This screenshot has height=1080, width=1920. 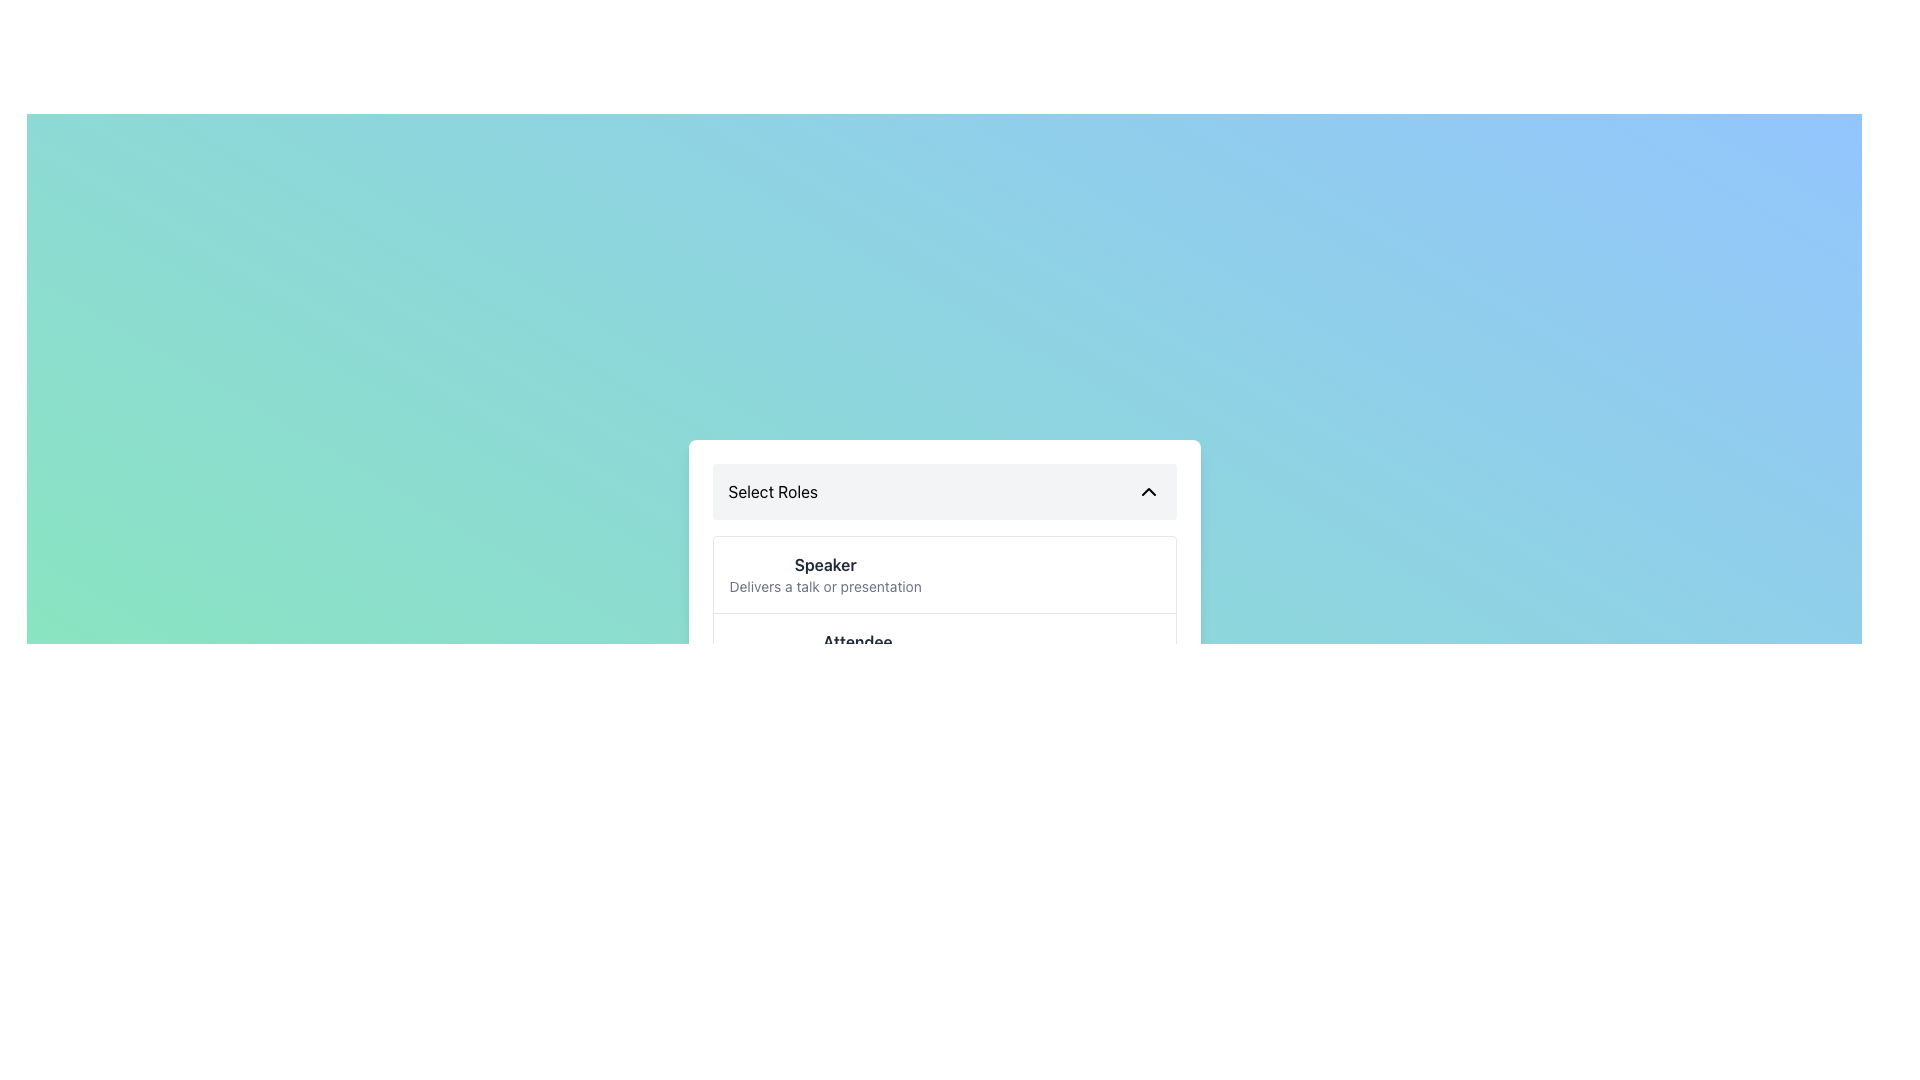 I want to click on the 'Speaker' text label which is the first option, so click(x=825, y=574).